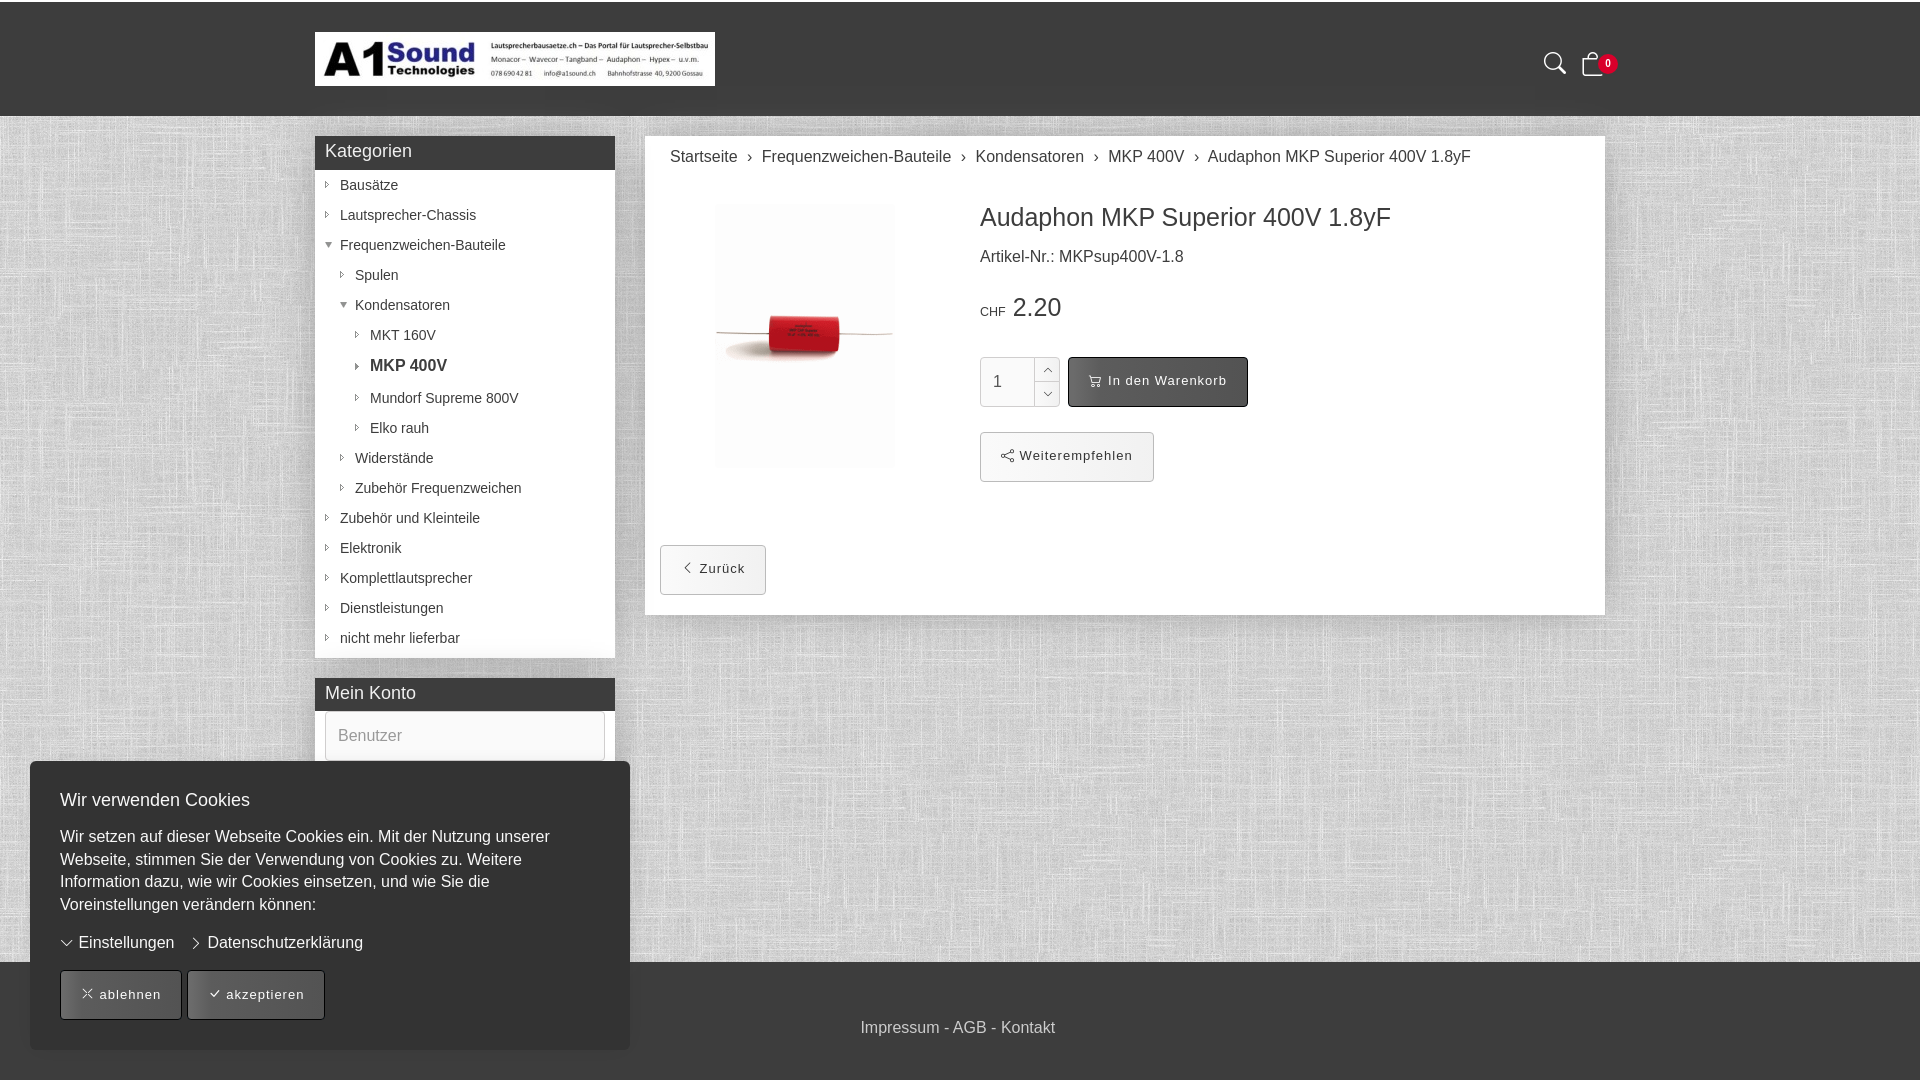  I want to click on 'Komplettlautsprecher', so click(464, 578).